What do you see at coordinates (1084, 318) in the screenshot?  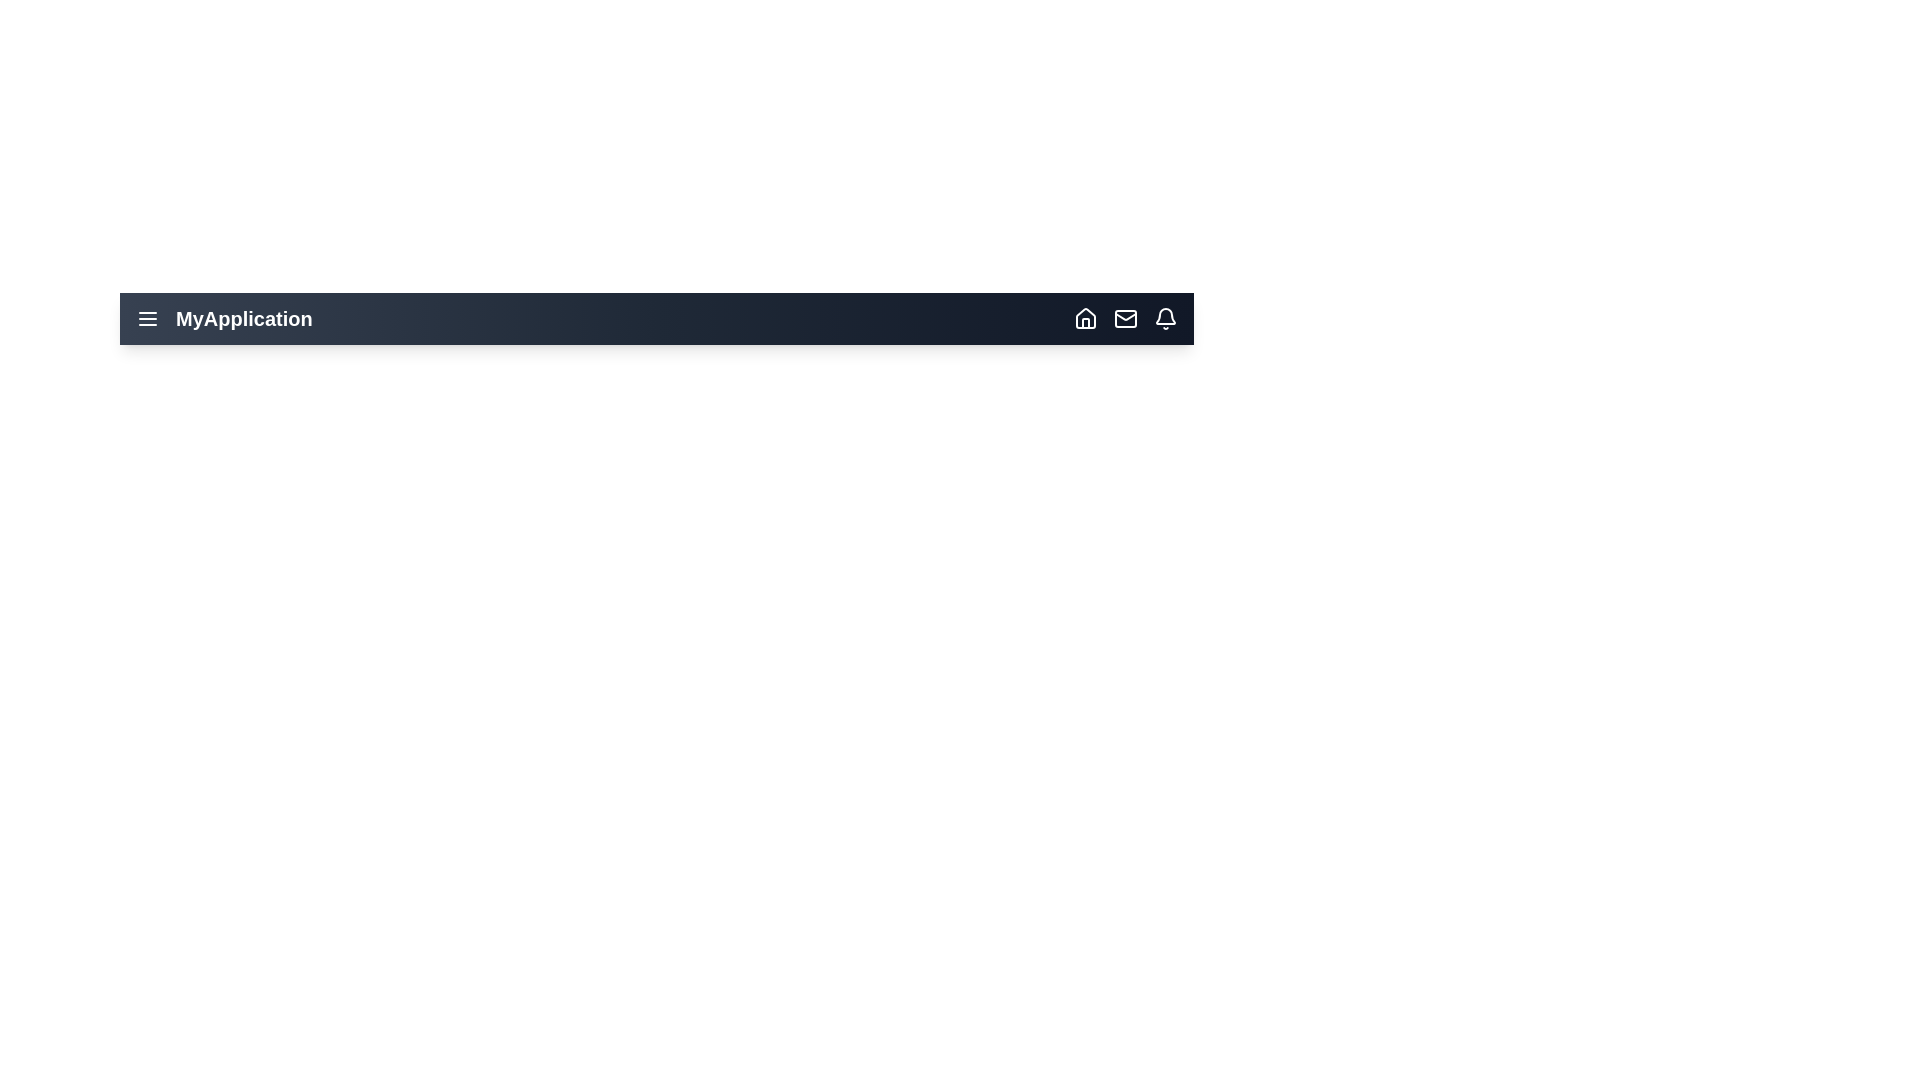 I see `the home icon to navigate to the home section` at bounding box center [1084, 318].